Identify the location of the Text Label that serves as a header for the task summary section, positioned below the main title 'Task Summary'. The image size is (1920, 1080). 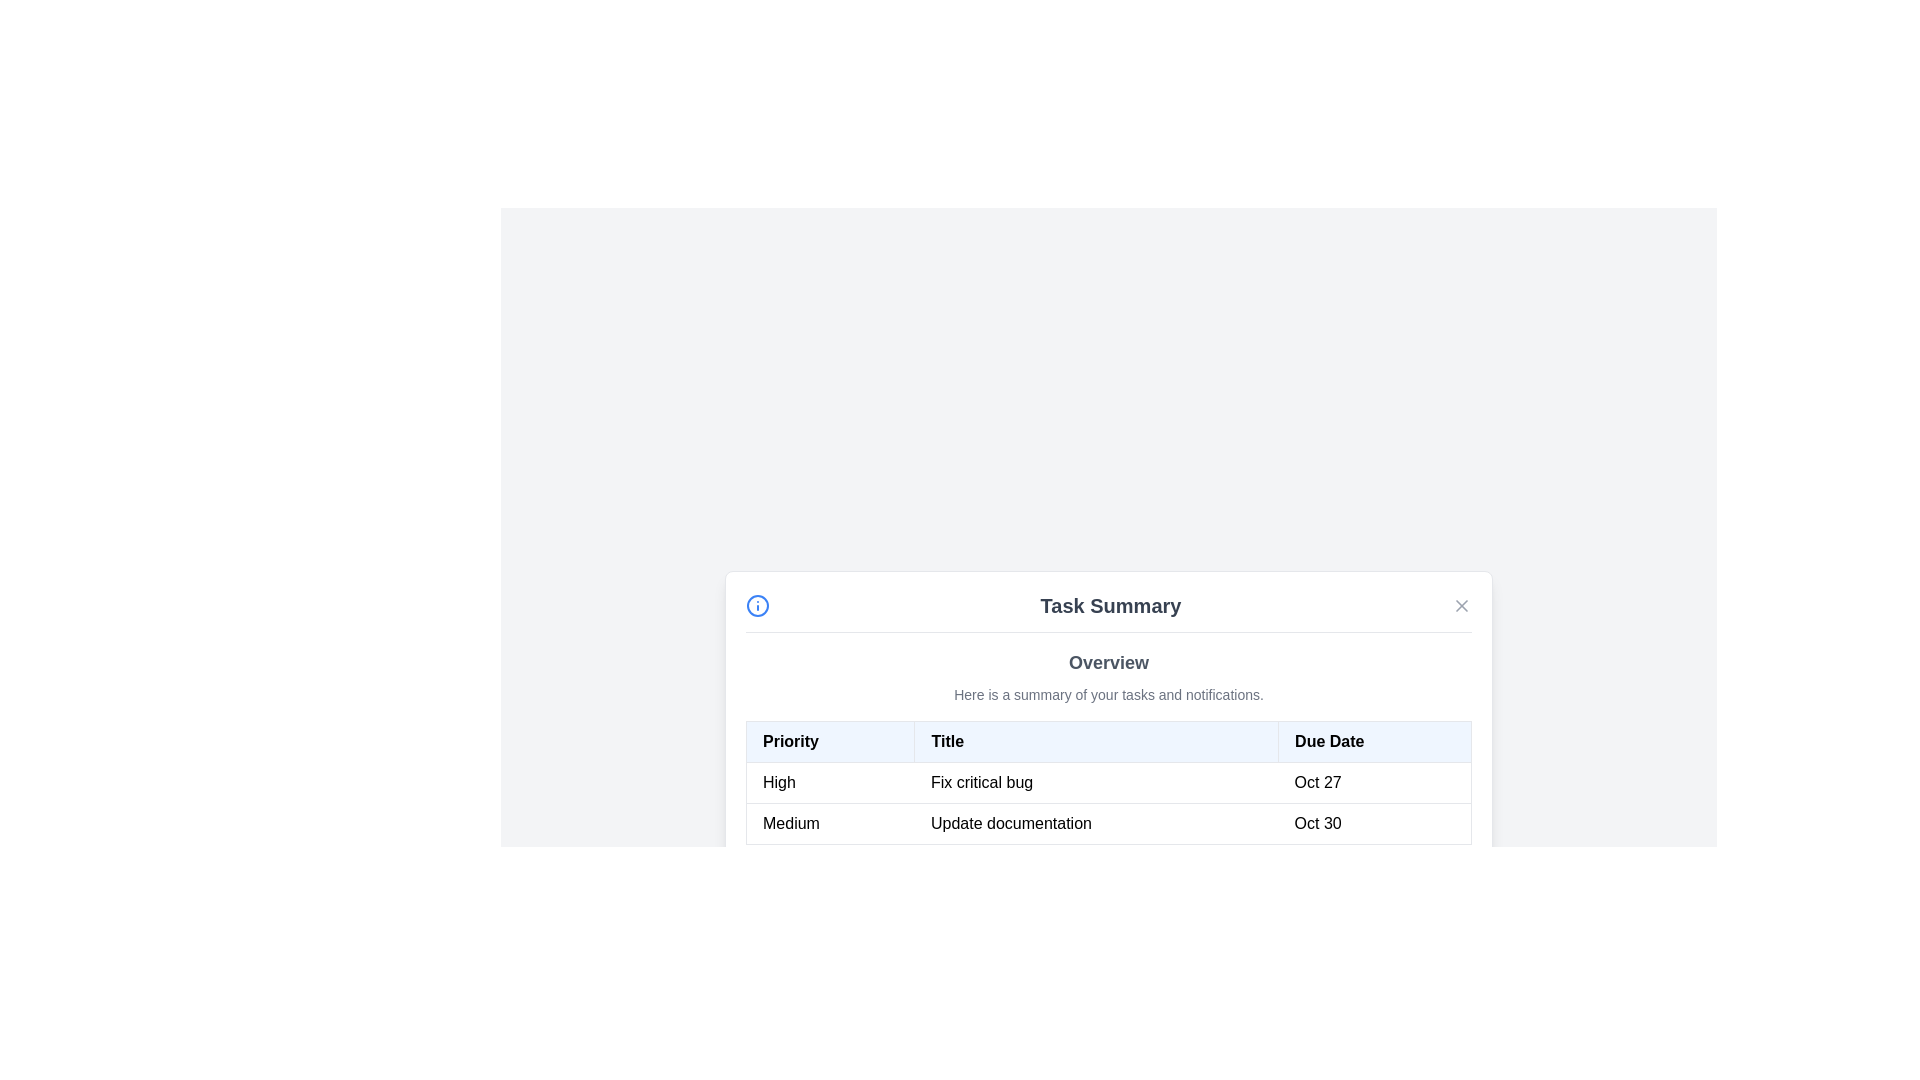
(1107, 662).